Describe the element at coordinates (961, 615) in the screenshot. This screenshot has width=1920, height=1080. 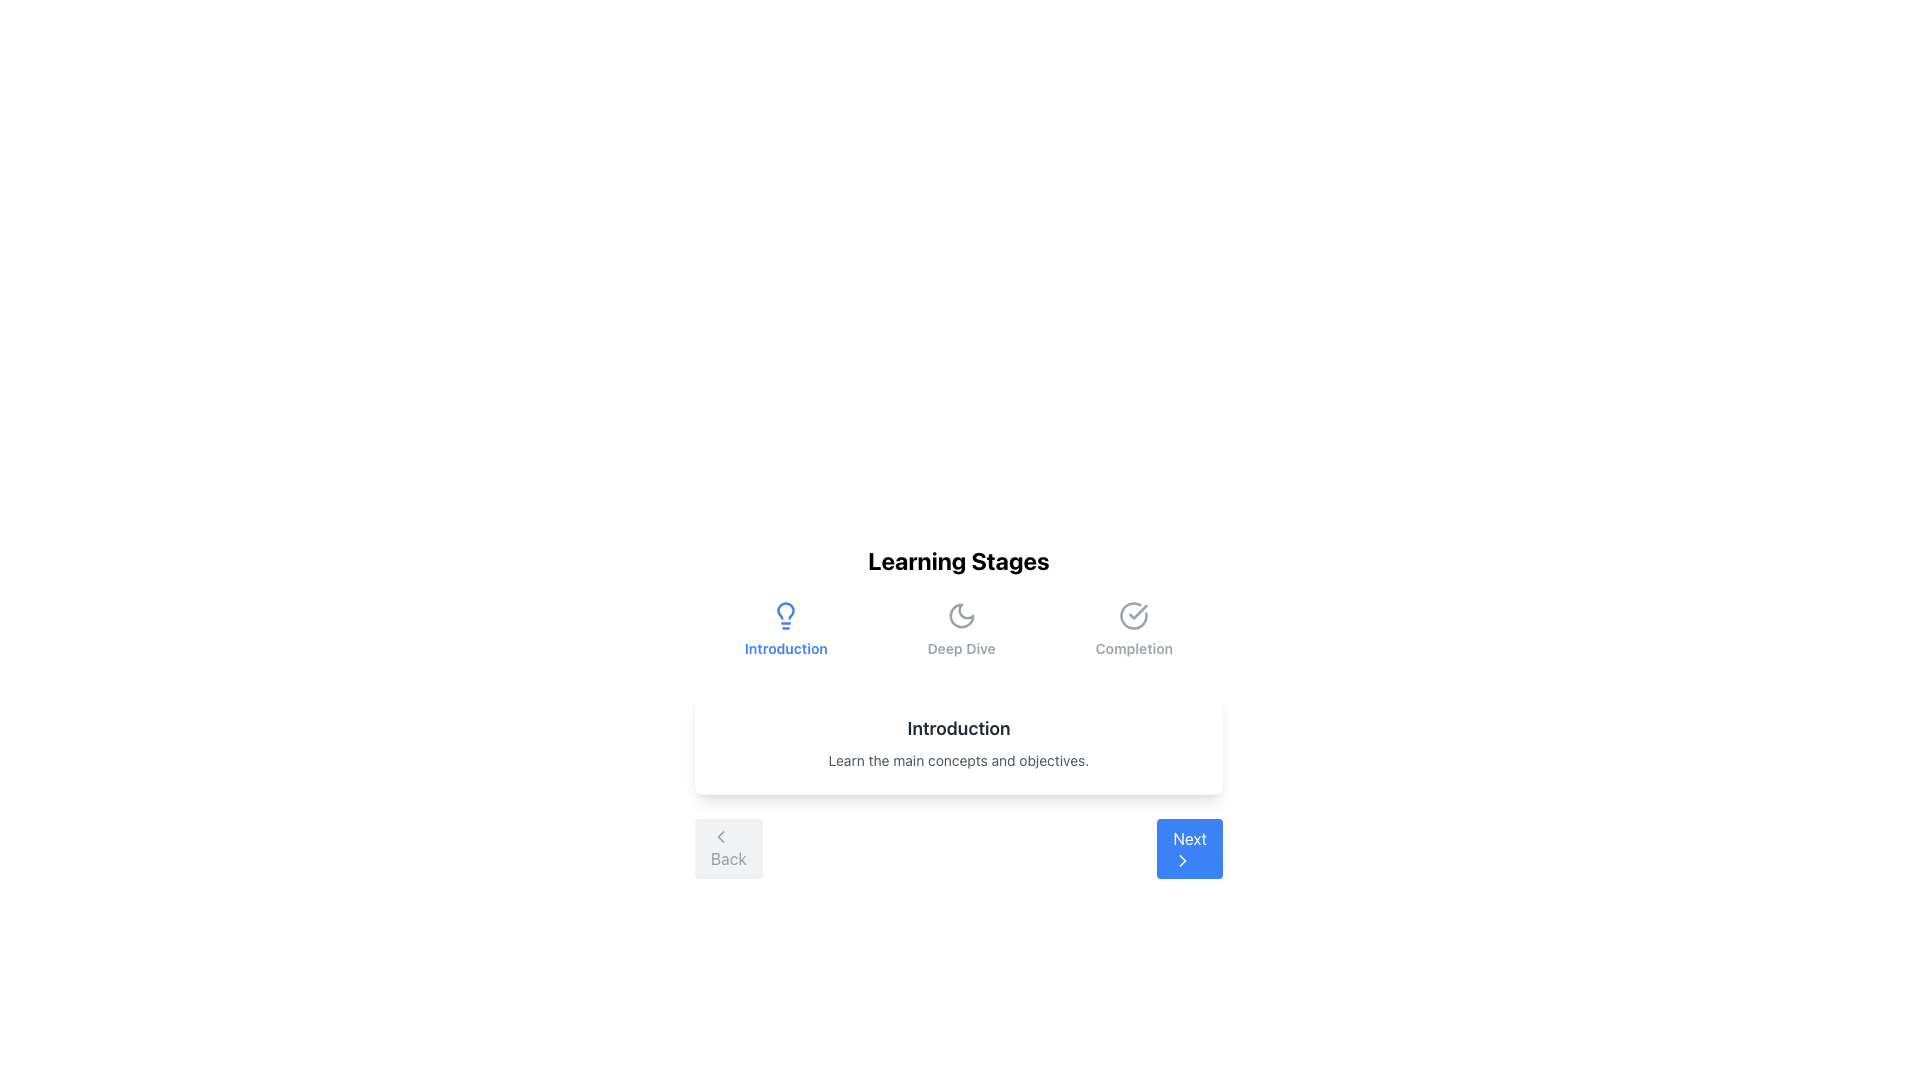
I see `the 'Deep Dive' icon in the Learning Stages module, which is centrally located in the 'Deep Dive' section of a horizontal layout of icons` at that location.